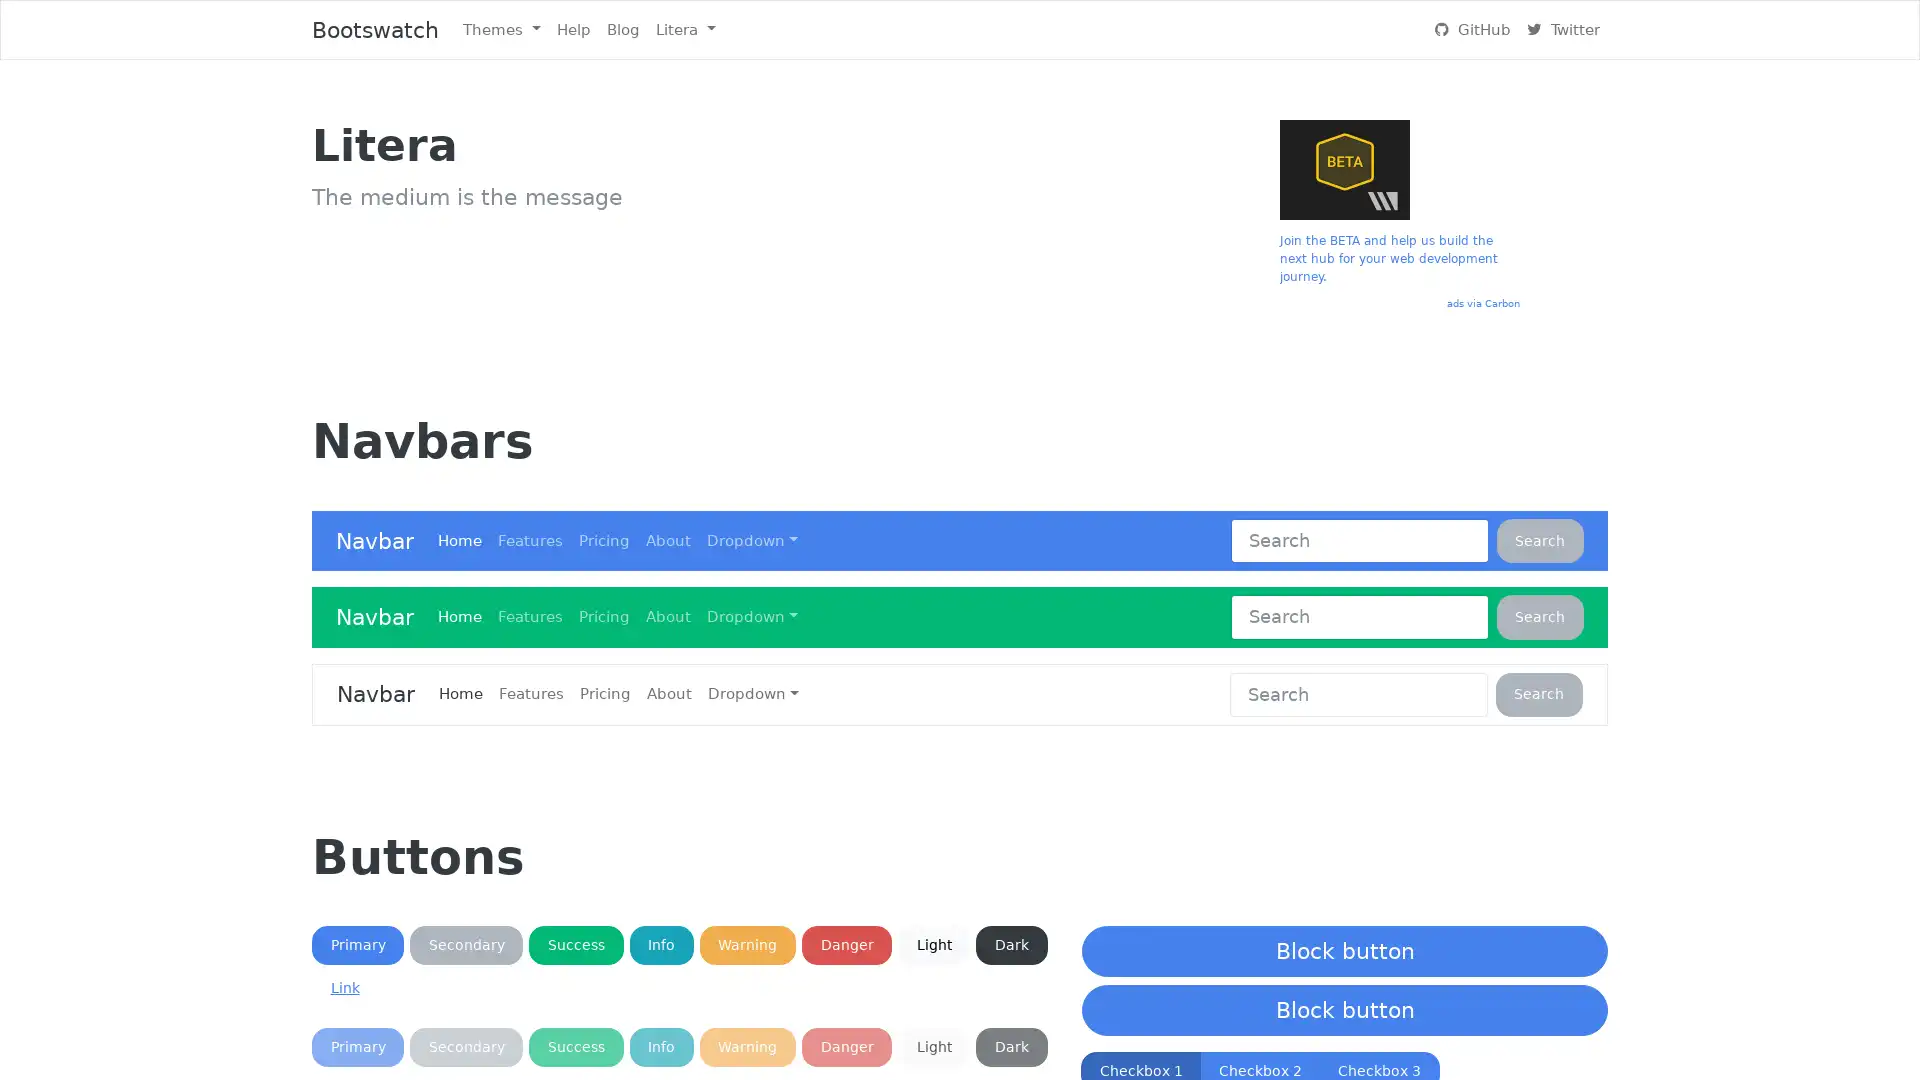 The image size is (1920, 1080). I want to click on Primary, so click(358, 945).